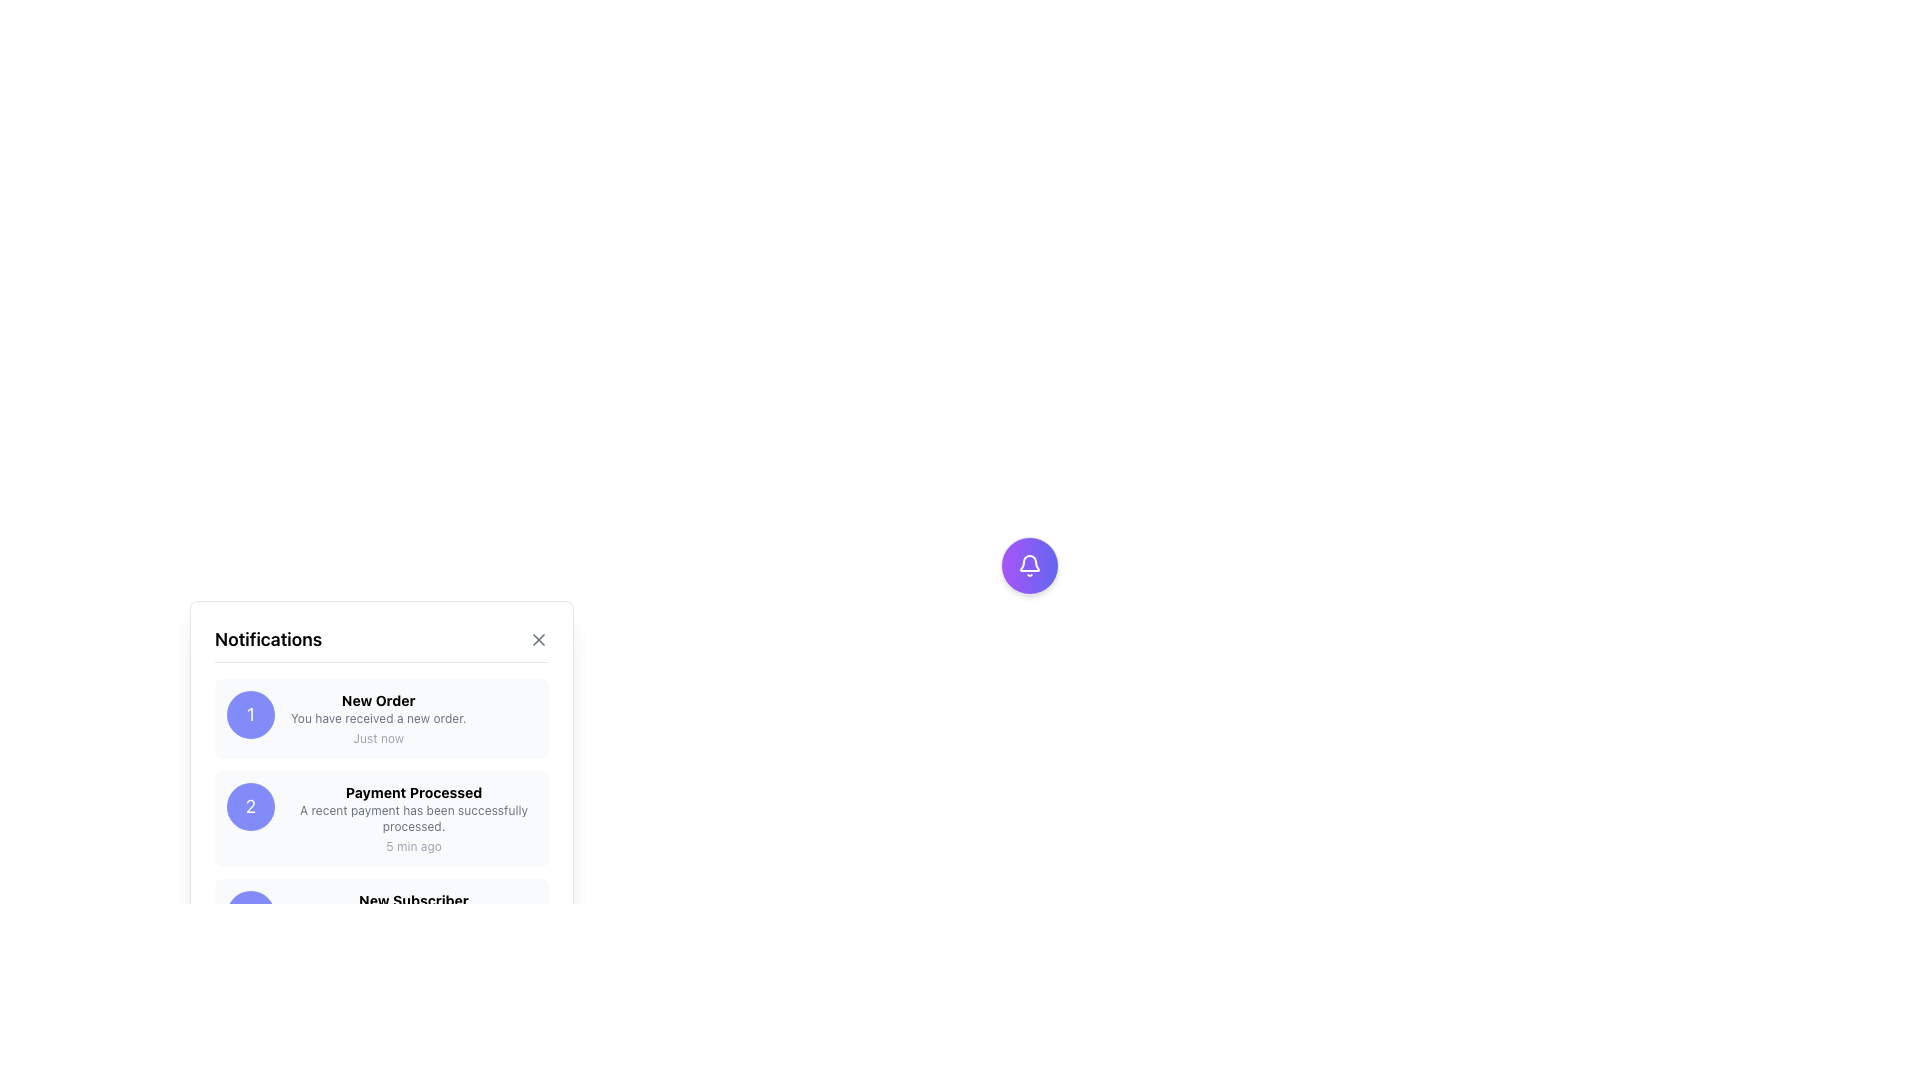 Image resolution: width=1920 pixels, height=1080 pixels. What do you see at coordinates (249, 914) in the screenshot?
I see `the circular avatar or badge with a purple background and the number '3' in white text, located in the left section of the new subscriber notification card` at bounding box center [249, 914].